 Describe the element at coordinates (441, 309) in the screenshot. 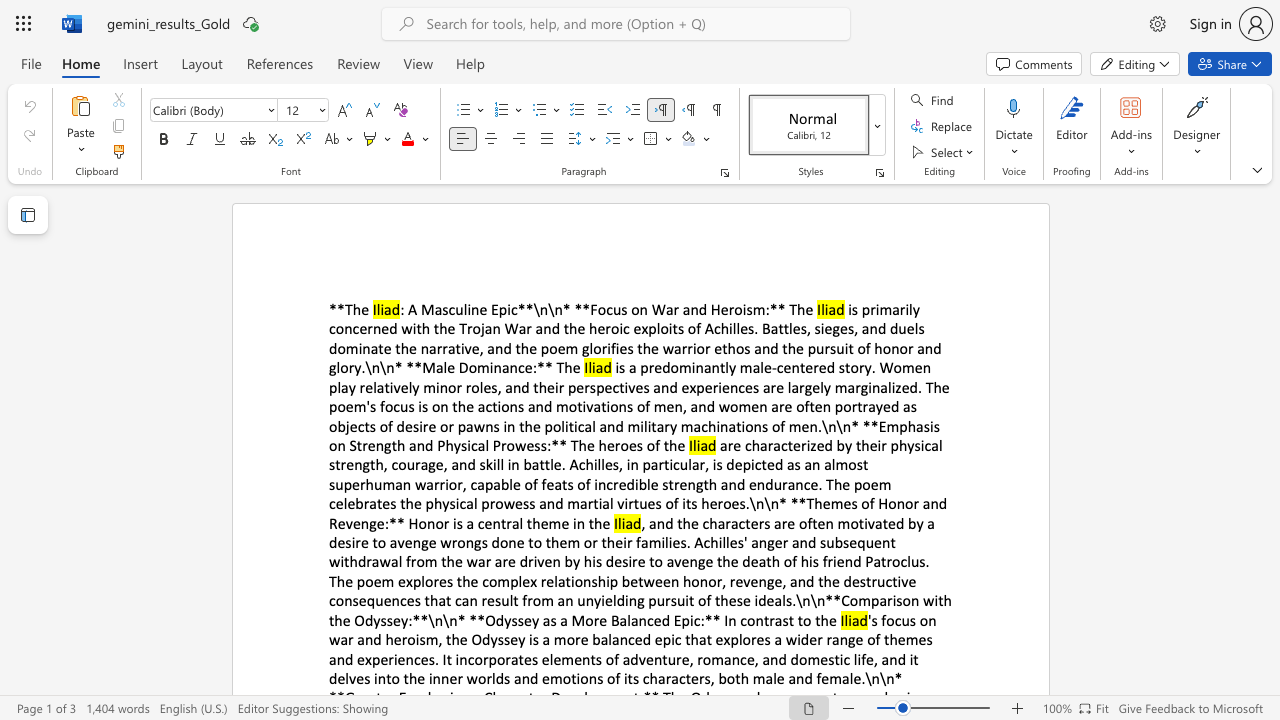

I see `the subset text "sculine Epic**\n\n" within the text ": A Masculine Epic**\n\n* **Focus on"` at that location.